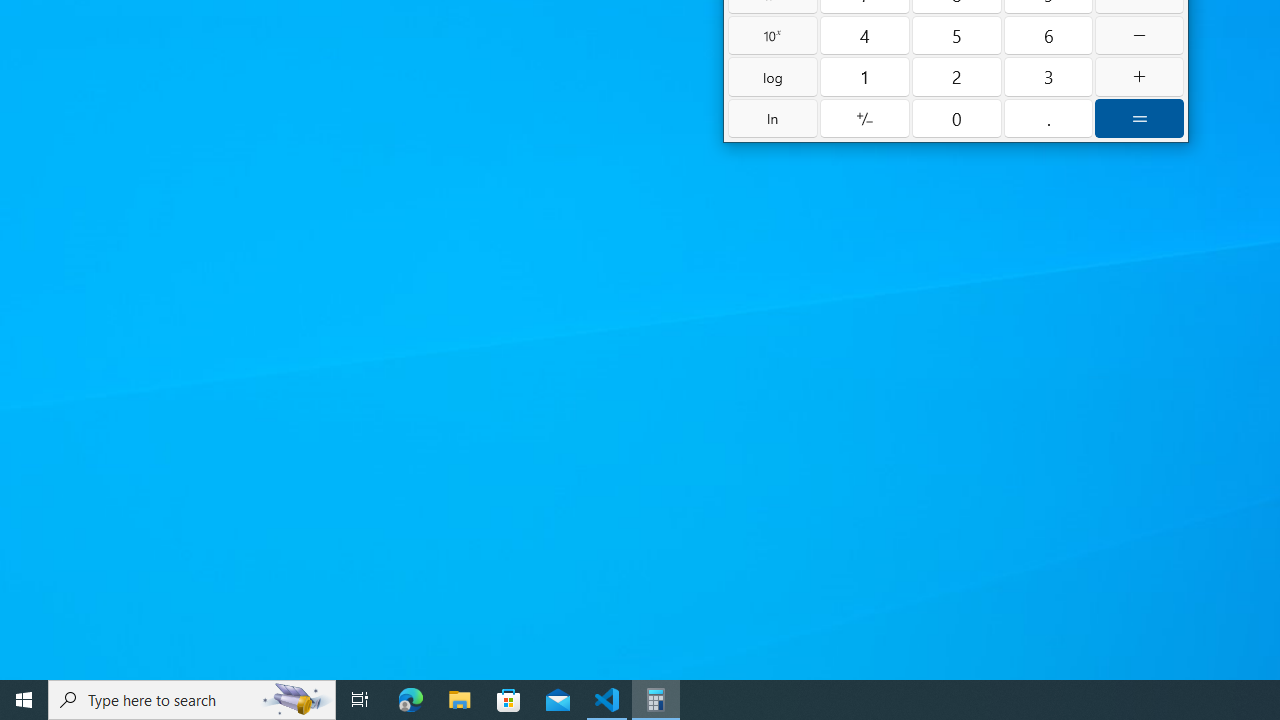  I want to click on 'Positive negative', so click(865, 118).